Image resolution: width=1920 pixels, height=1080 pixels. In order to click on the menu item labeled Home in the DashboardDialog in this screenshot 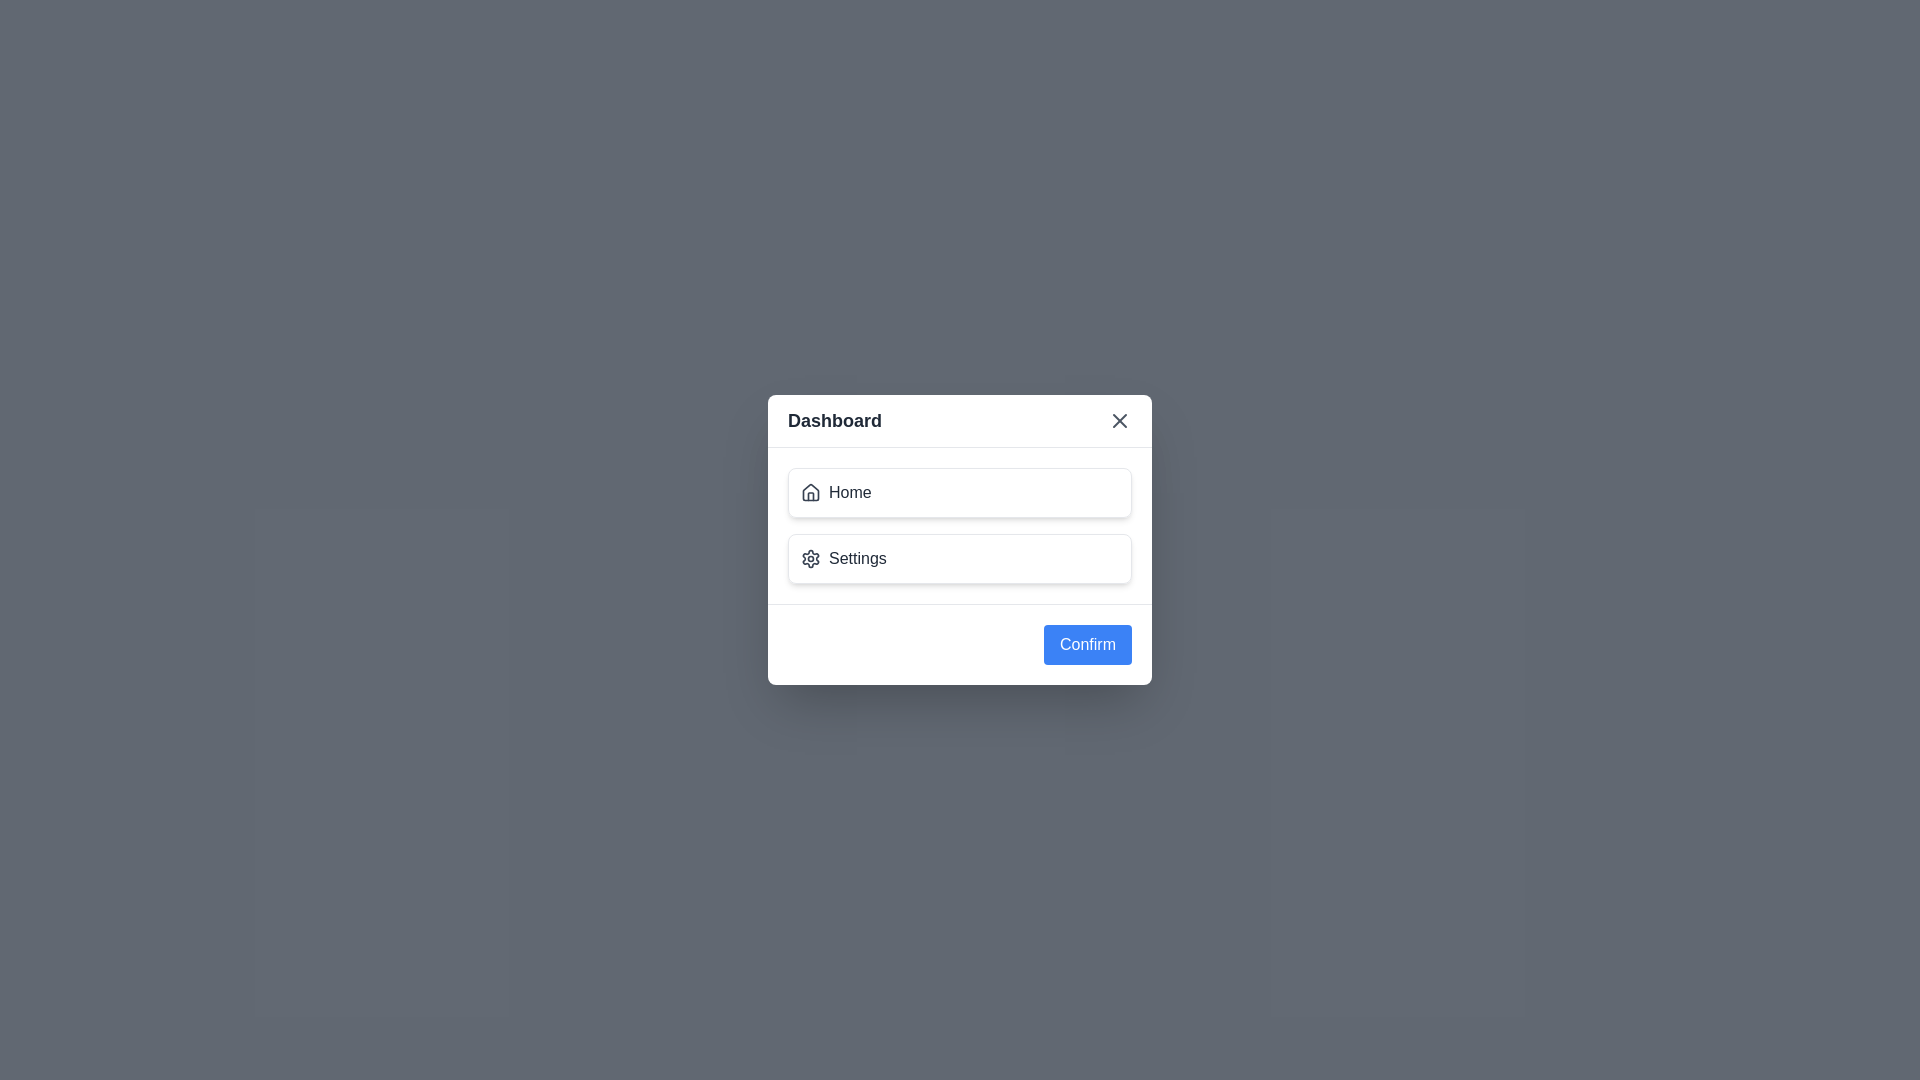, I will do `click(960, 493)`.